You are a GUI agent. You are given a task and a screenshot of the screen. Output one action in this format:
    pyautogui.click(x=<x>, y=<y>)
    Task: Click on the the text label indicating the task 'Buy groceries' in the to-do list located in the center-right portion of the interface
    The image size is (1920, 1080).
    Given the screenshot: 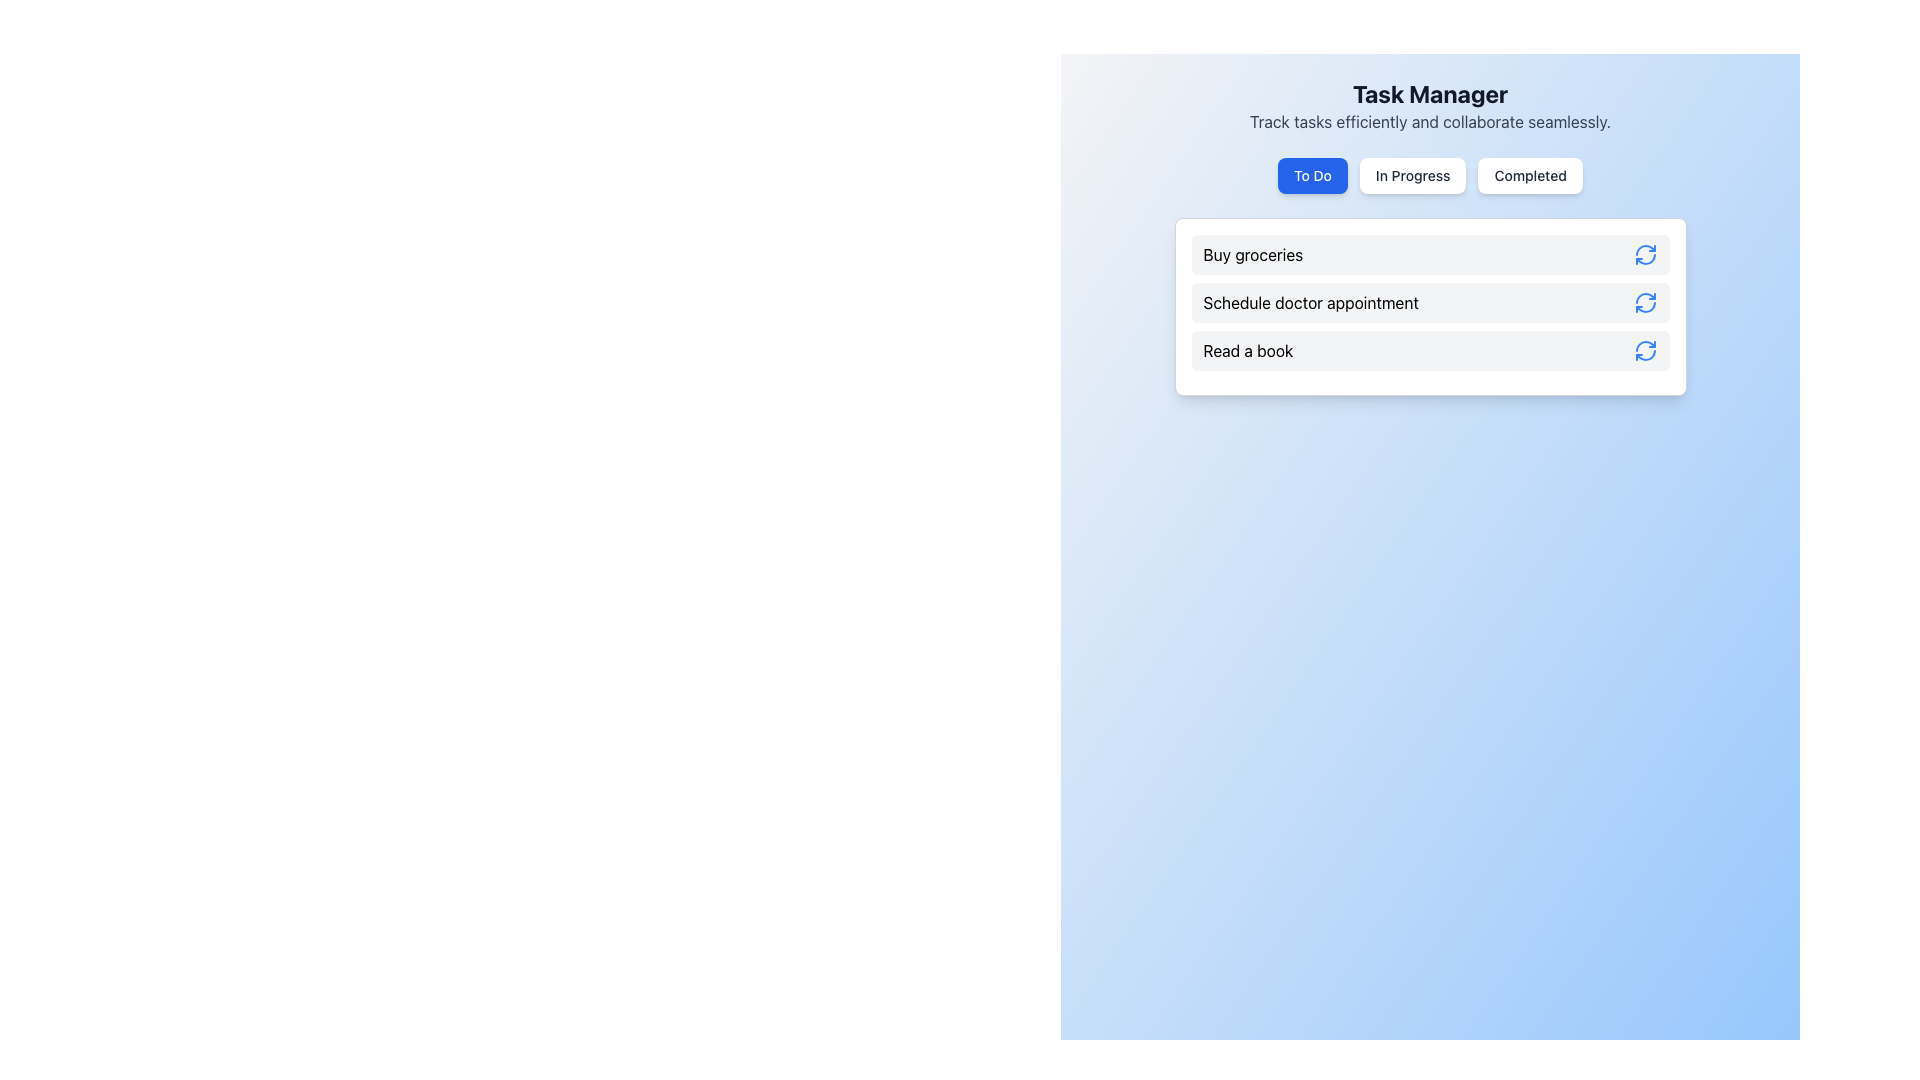 What is the action you would take?
    pyautogui.click(x=1252, y=253)
    